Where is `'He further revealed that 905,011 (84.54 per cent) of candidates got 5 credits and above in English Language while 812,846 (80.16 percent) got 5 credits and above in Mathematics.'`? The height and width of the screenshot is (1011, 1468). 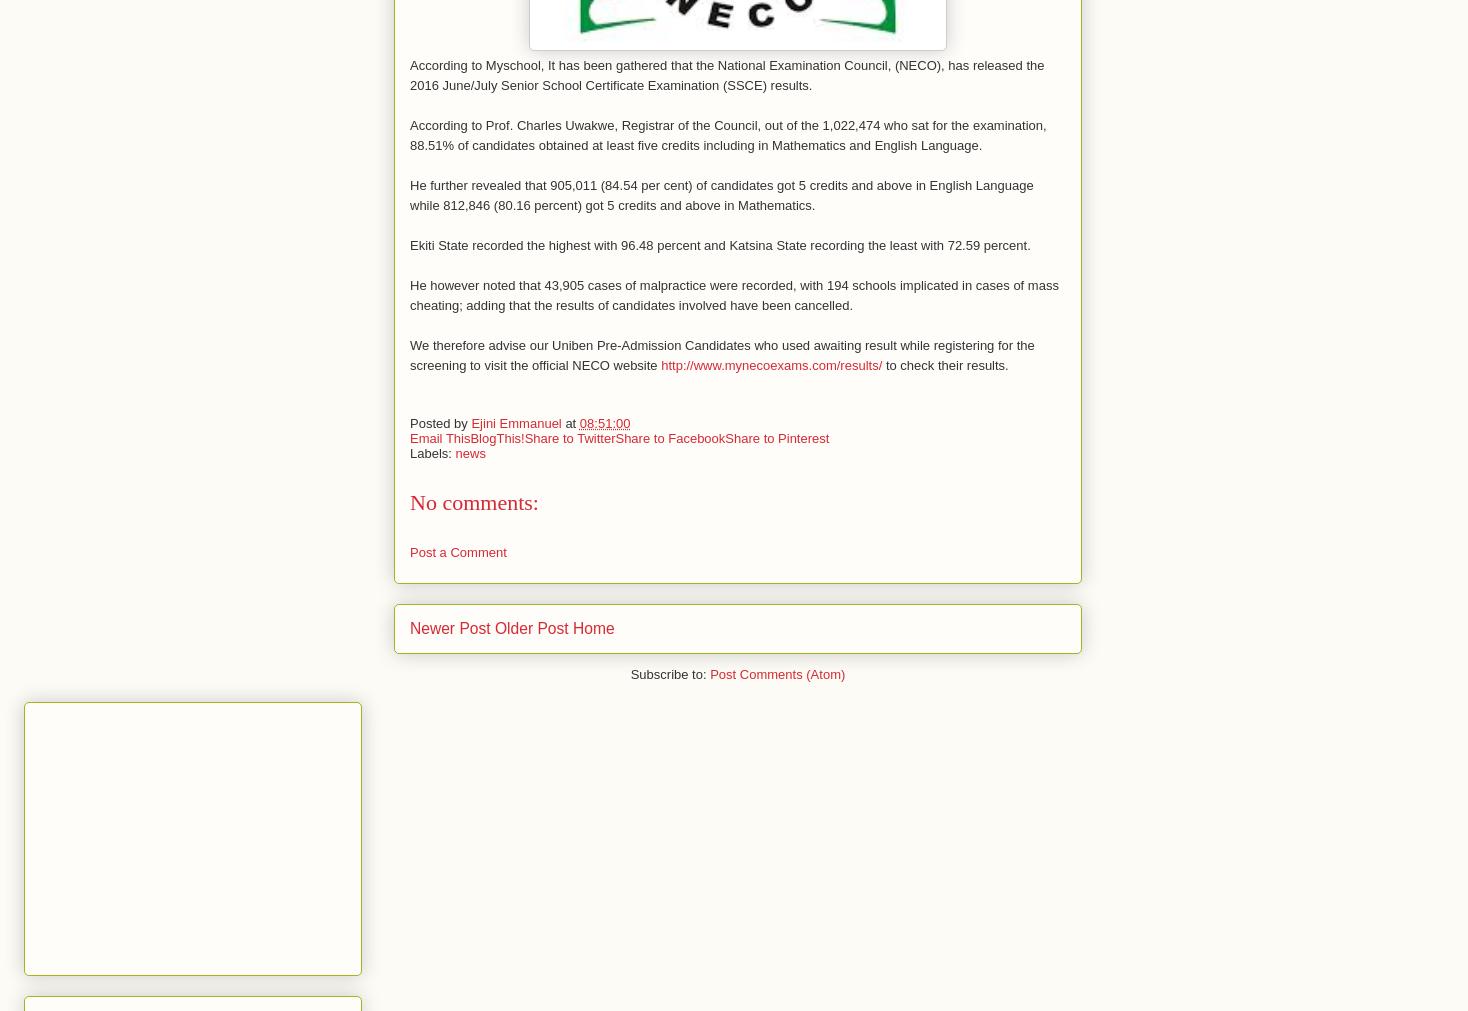 'He further revealed that 905,011 (84.54 per cent) of candidates got 5 credits and above in English Language while 812,846 (80.16 percent) got 5 credits and above in Mathematics.' is located at coordinates (721, 195).